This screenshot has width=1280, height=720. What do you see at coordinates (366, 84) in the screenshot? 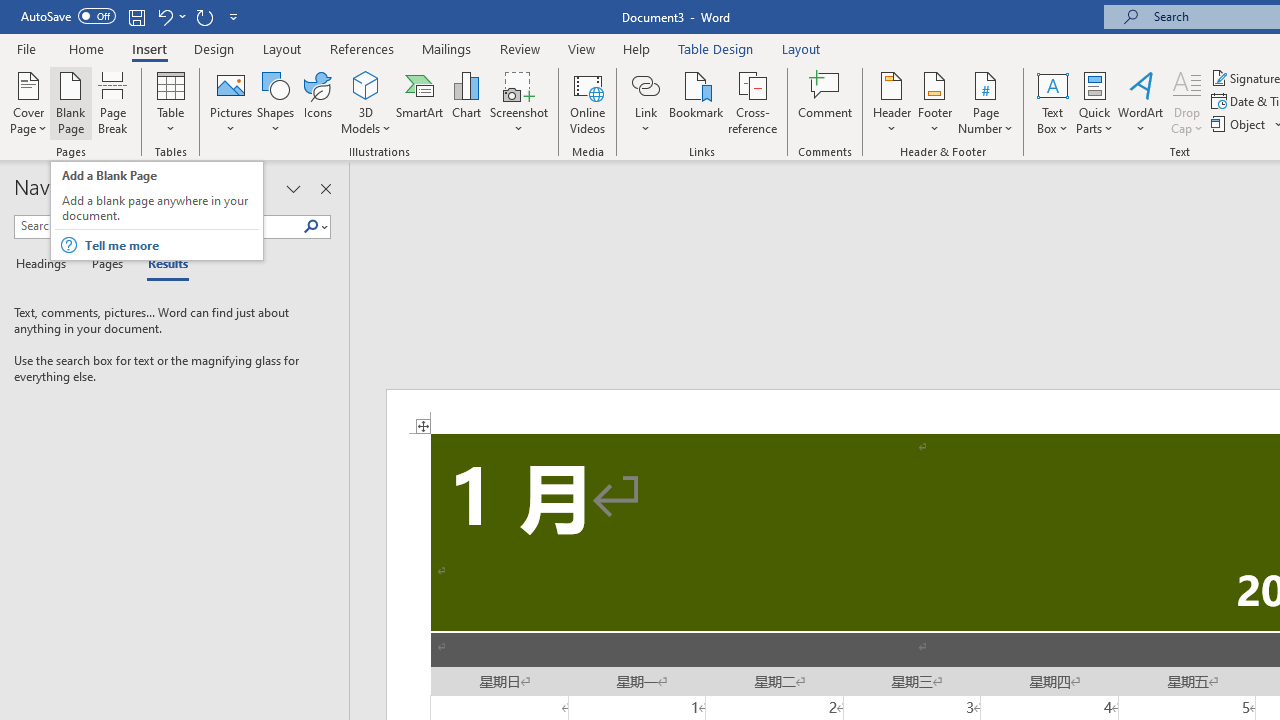
I see `'3D Models'` at bounding box center [366, 84].